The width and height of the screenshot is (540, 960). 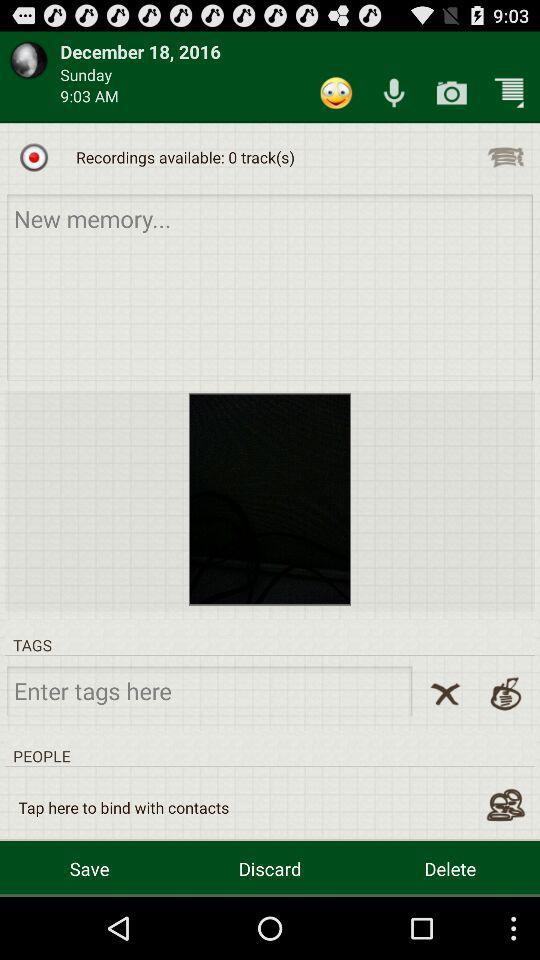 What do you see at coordinates (123, 808) in the screenshot?
I see `the text above the the save button at the left bottom of the page` at bounding box center [123, 808].